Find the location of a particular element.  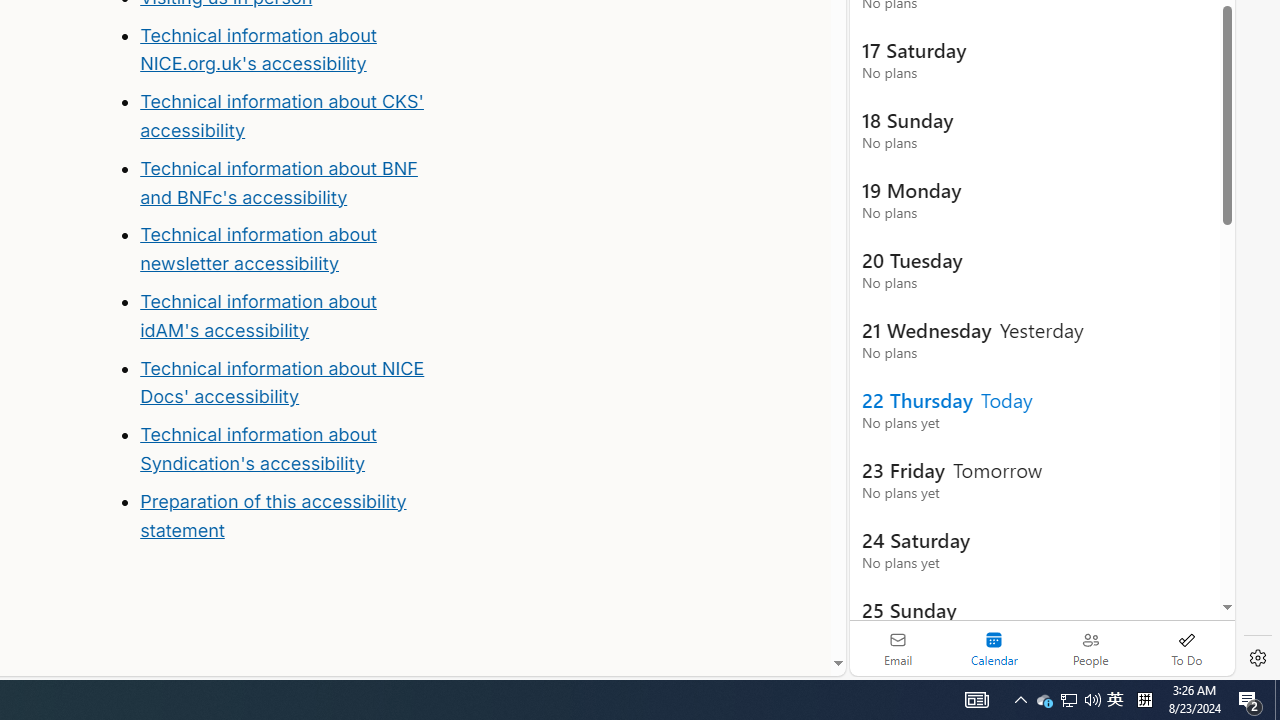

'Technical information about NICE Docs' is located at coordinates (281, 382).